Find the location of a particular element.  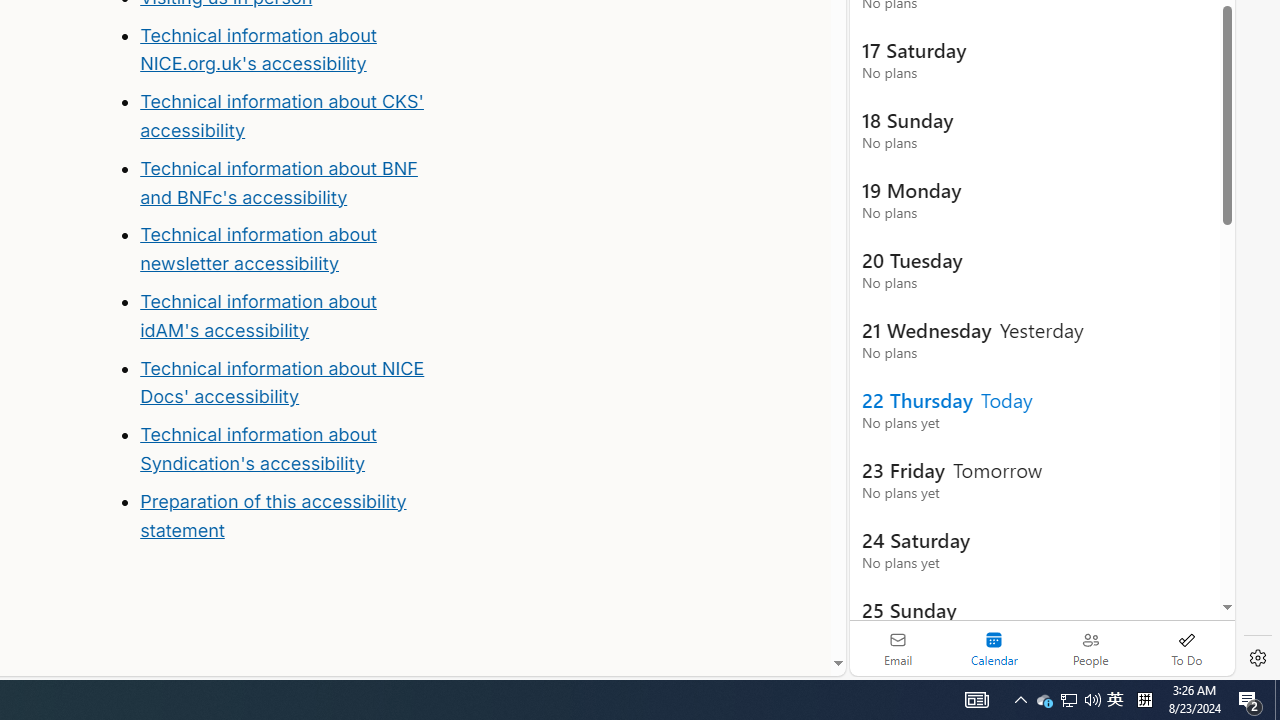

'Technical information about NICE Docs' is located at coordinates (281, 382).